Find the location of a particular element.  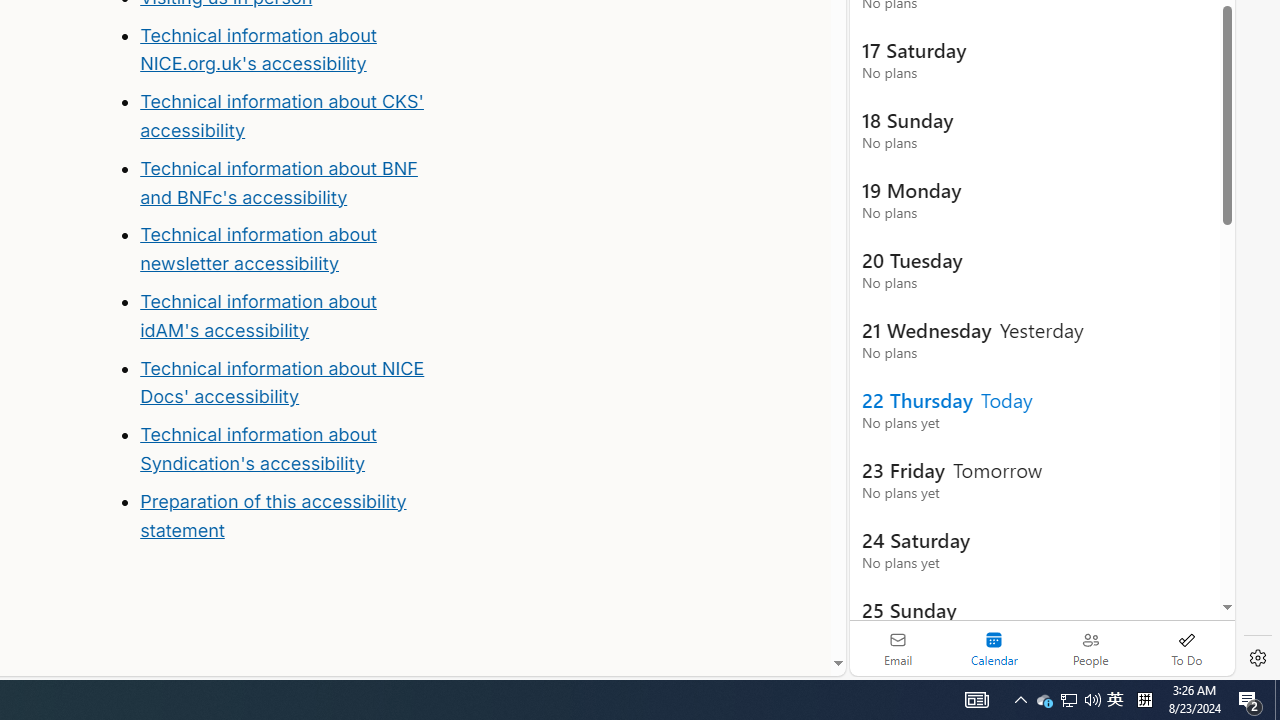

'Technical information about NICE Docs' is located at coordinates (281, 382).